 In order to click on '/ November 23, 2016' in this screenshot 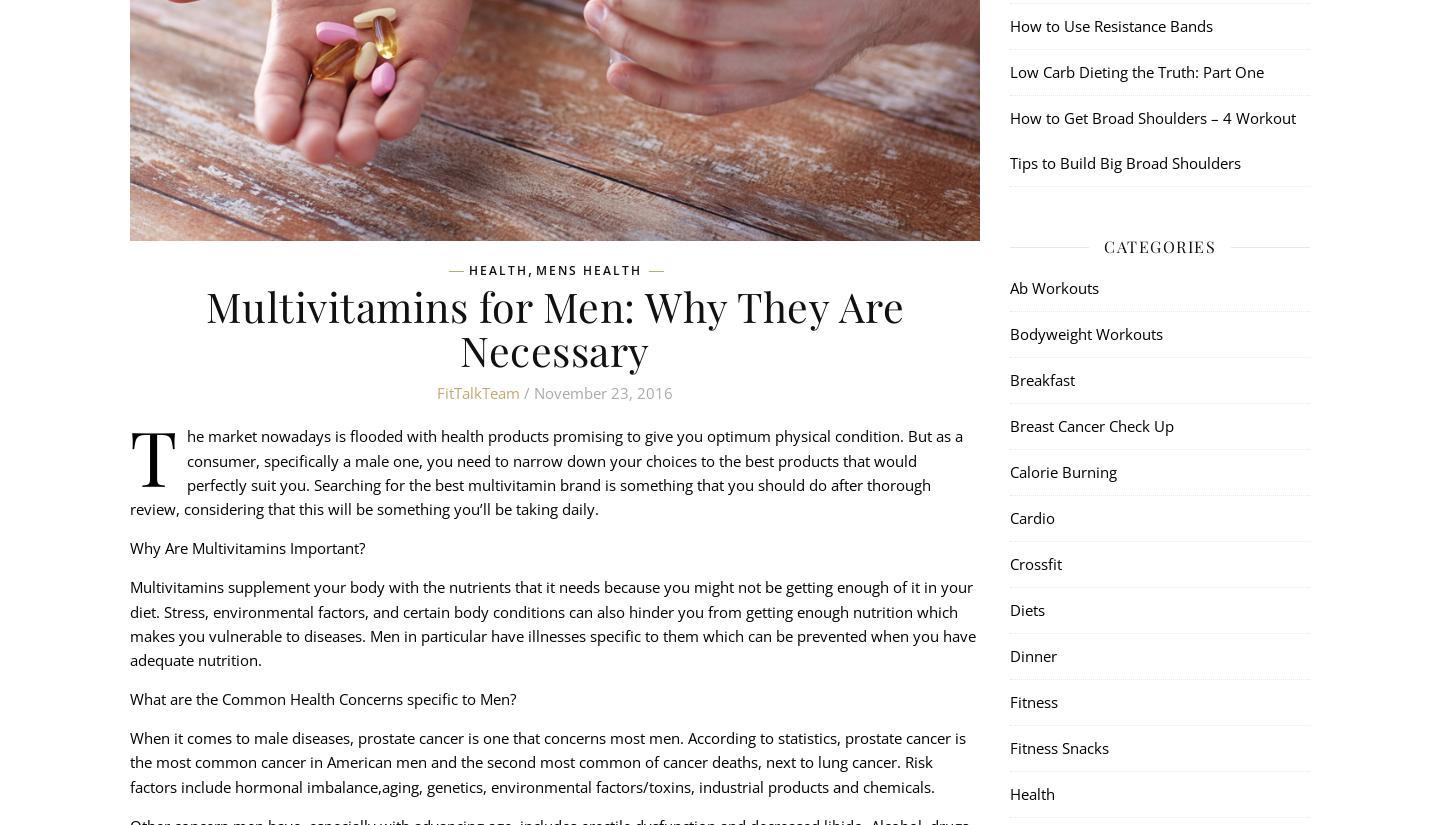, I will do `click(596, 392)`.